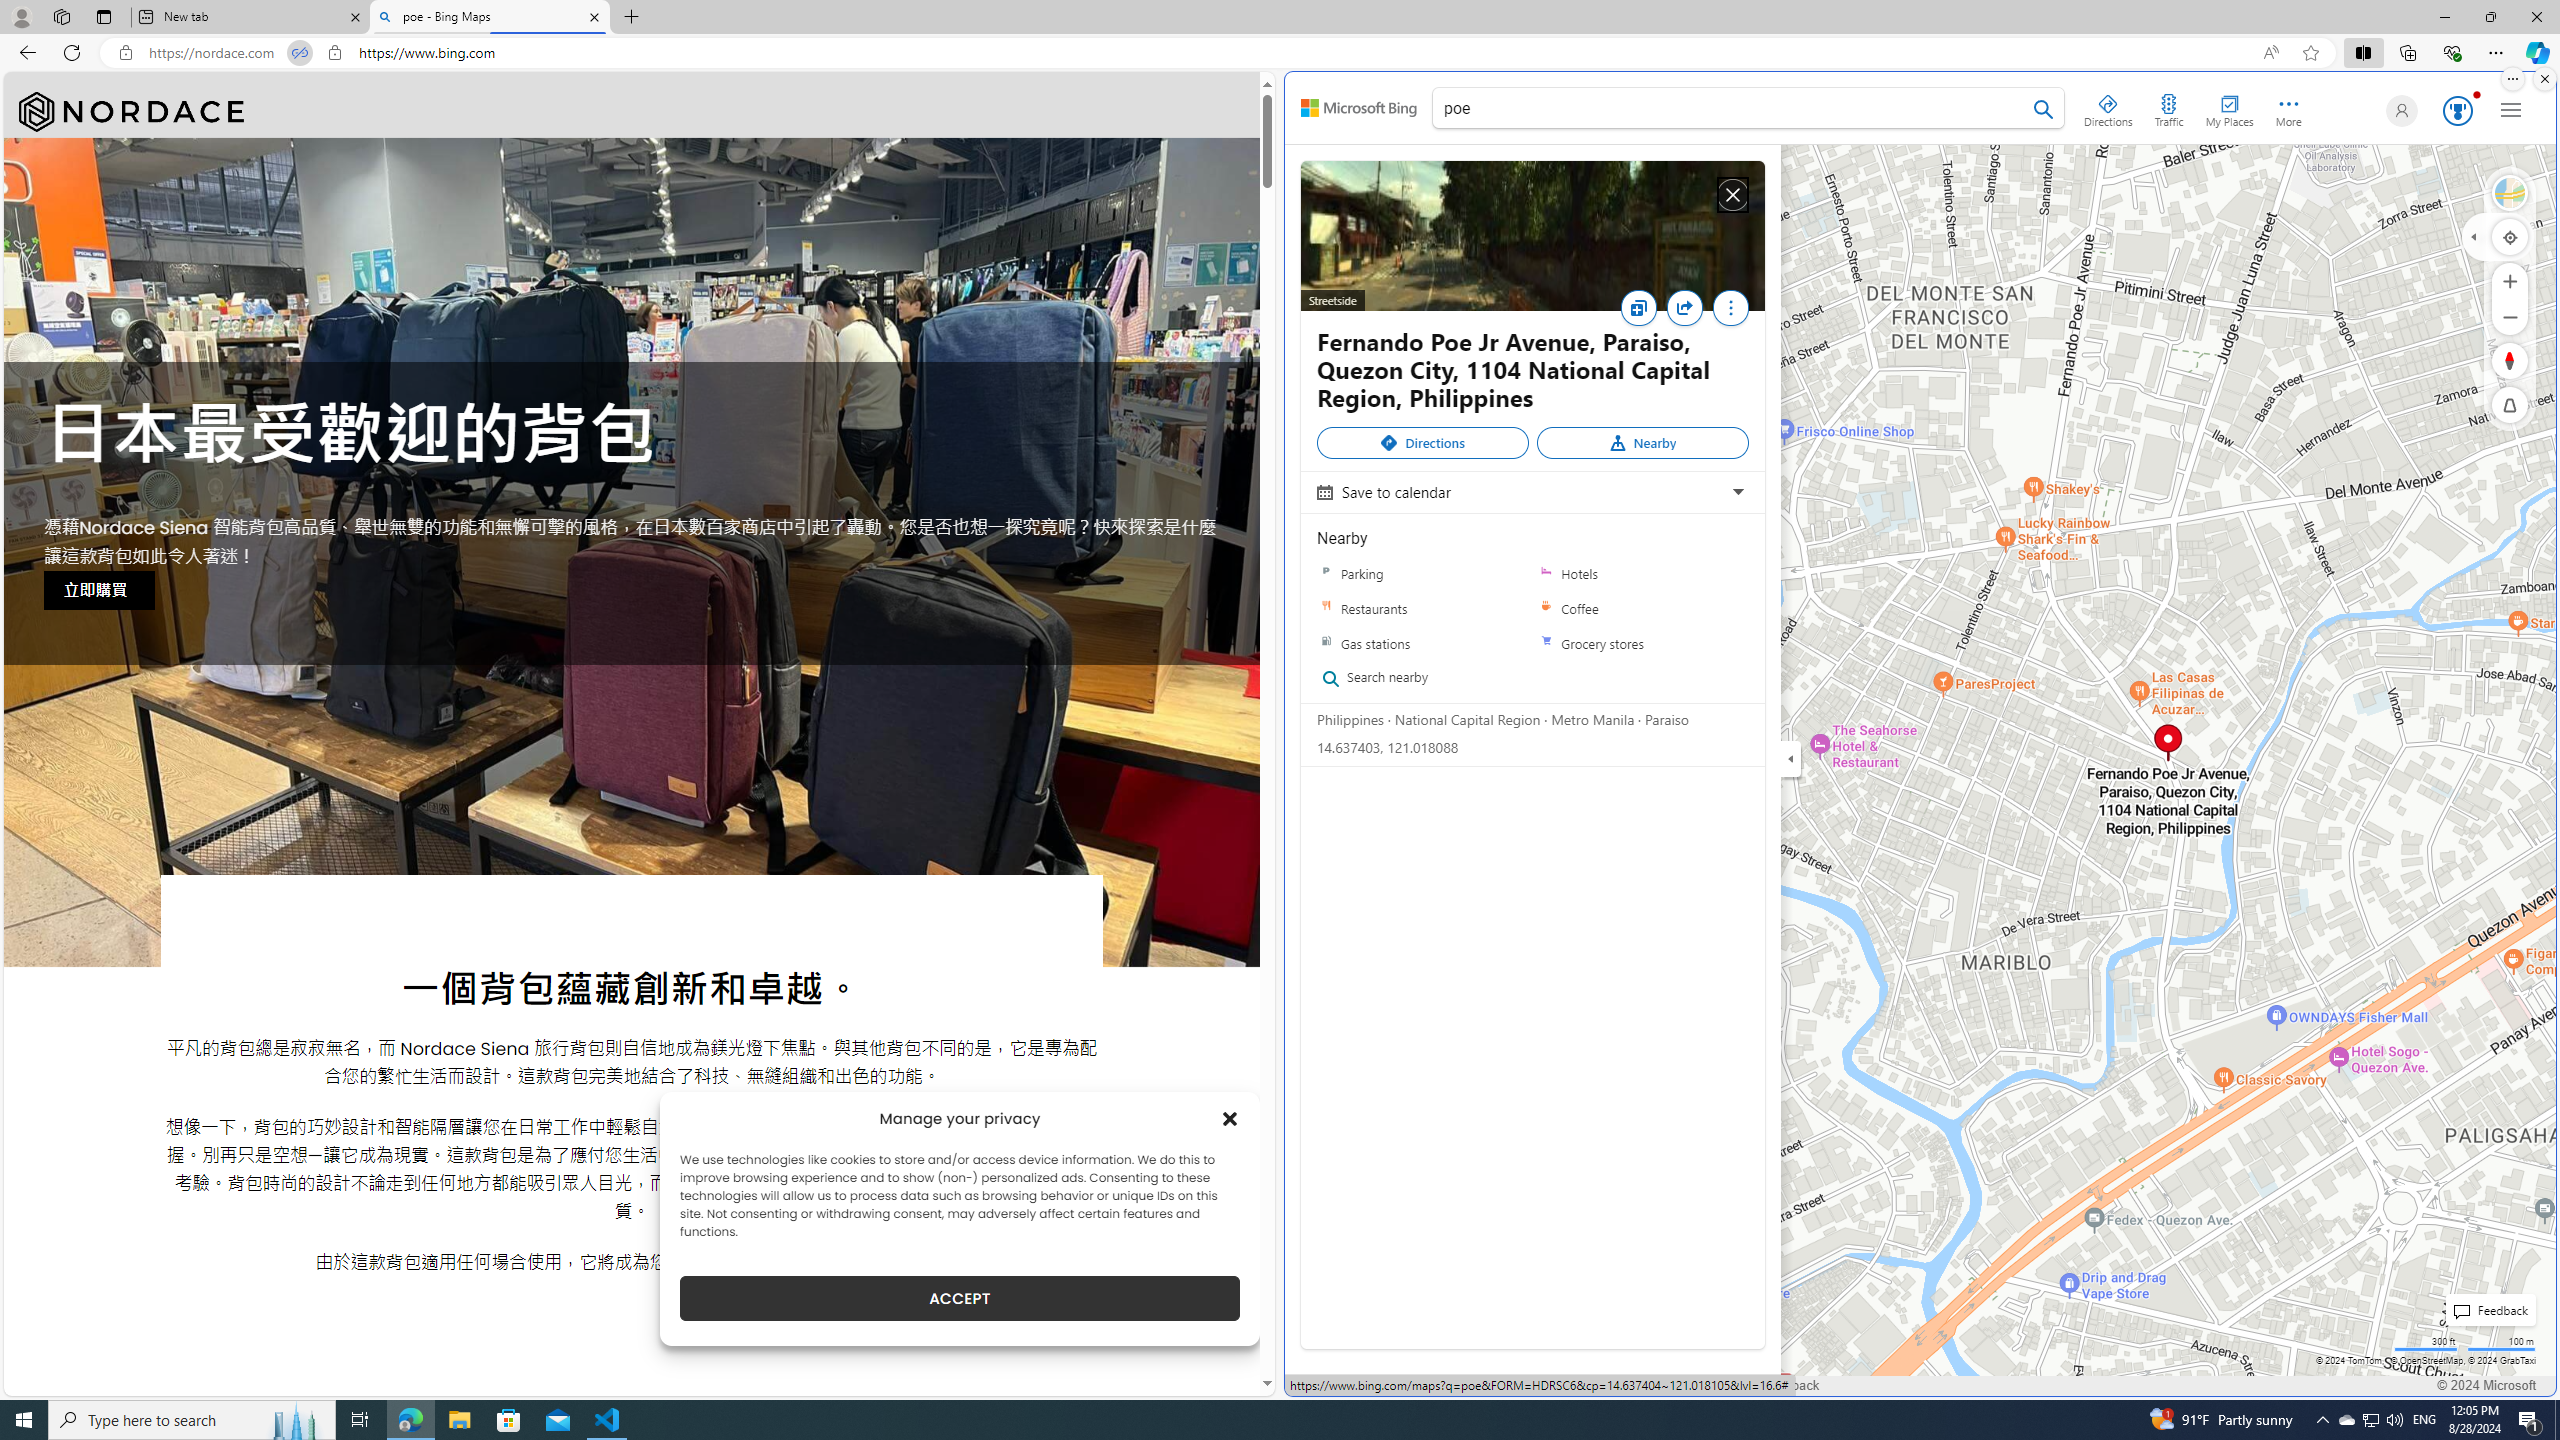  I want to click on 'Grocery stores', so click(1545, 643).